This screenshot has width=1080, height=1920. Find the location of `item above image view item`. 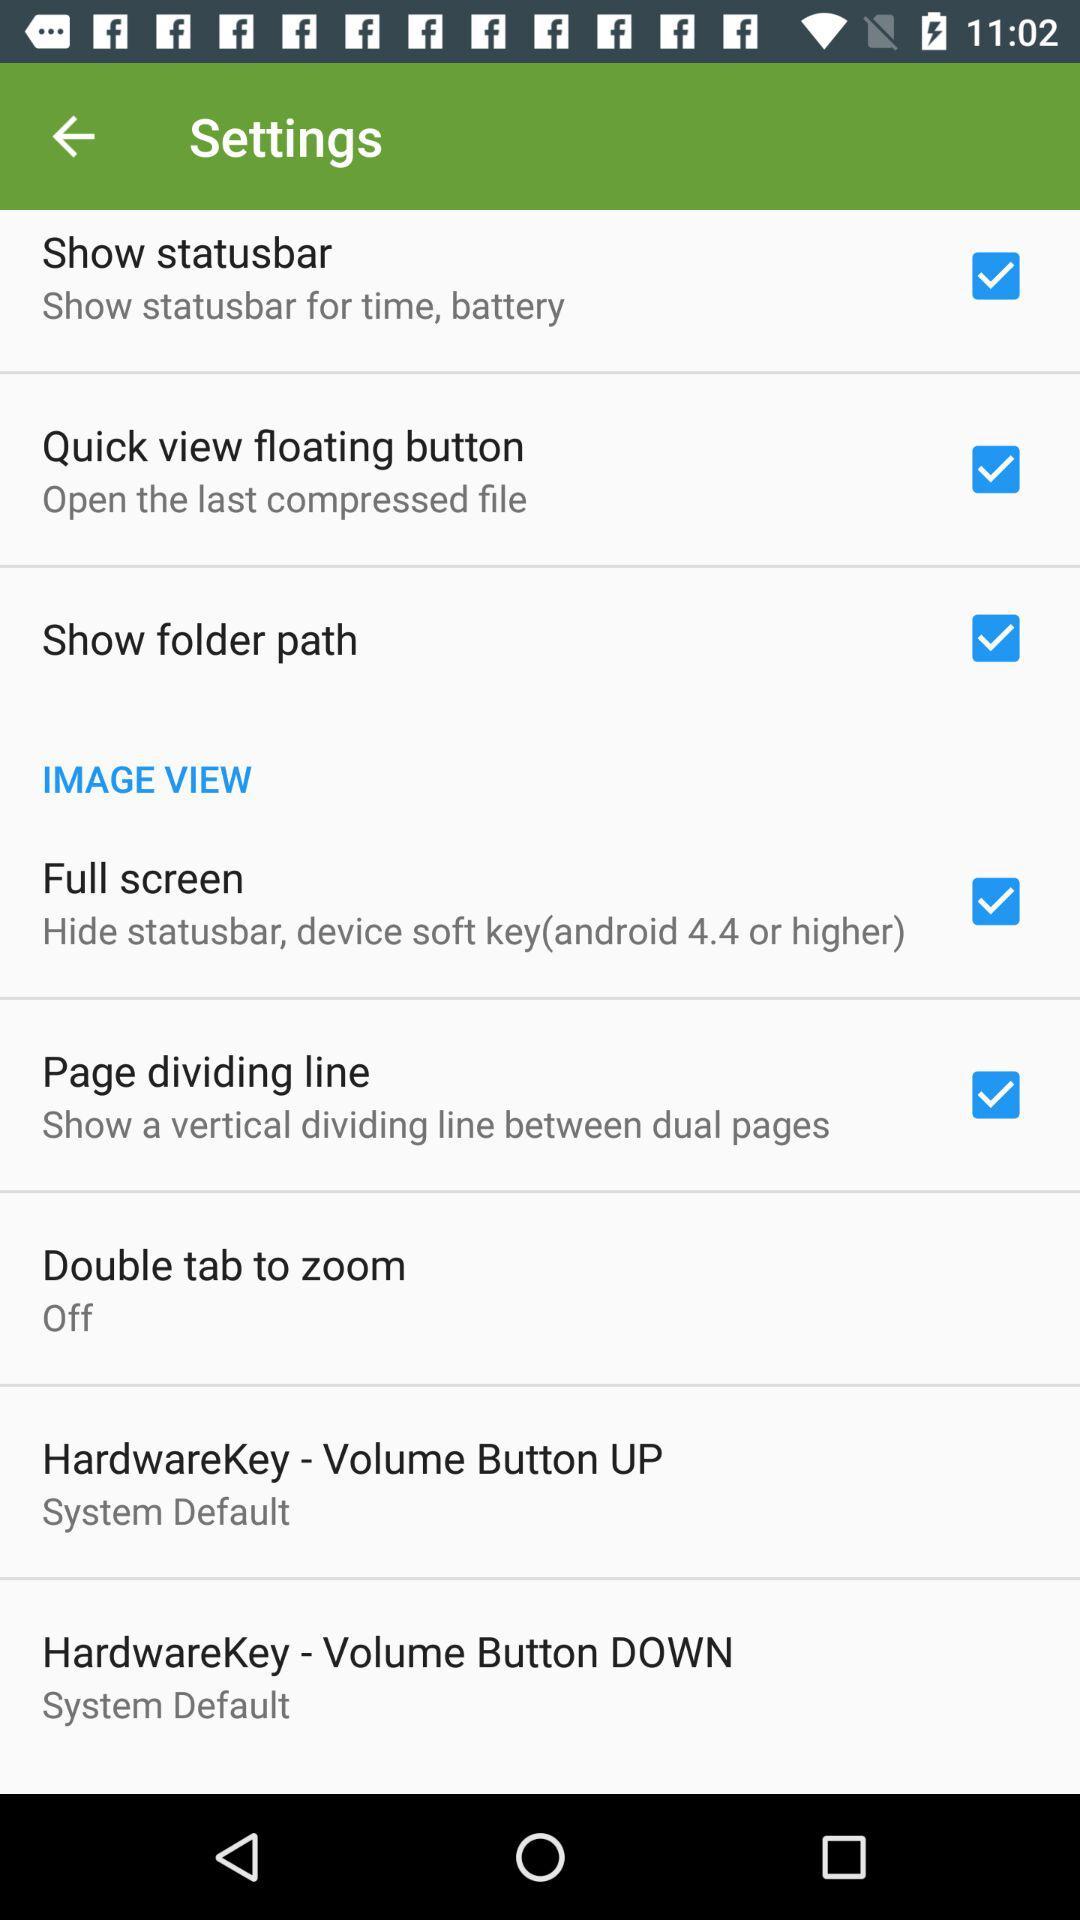

item above image view item is located at coordinates (200, 637).